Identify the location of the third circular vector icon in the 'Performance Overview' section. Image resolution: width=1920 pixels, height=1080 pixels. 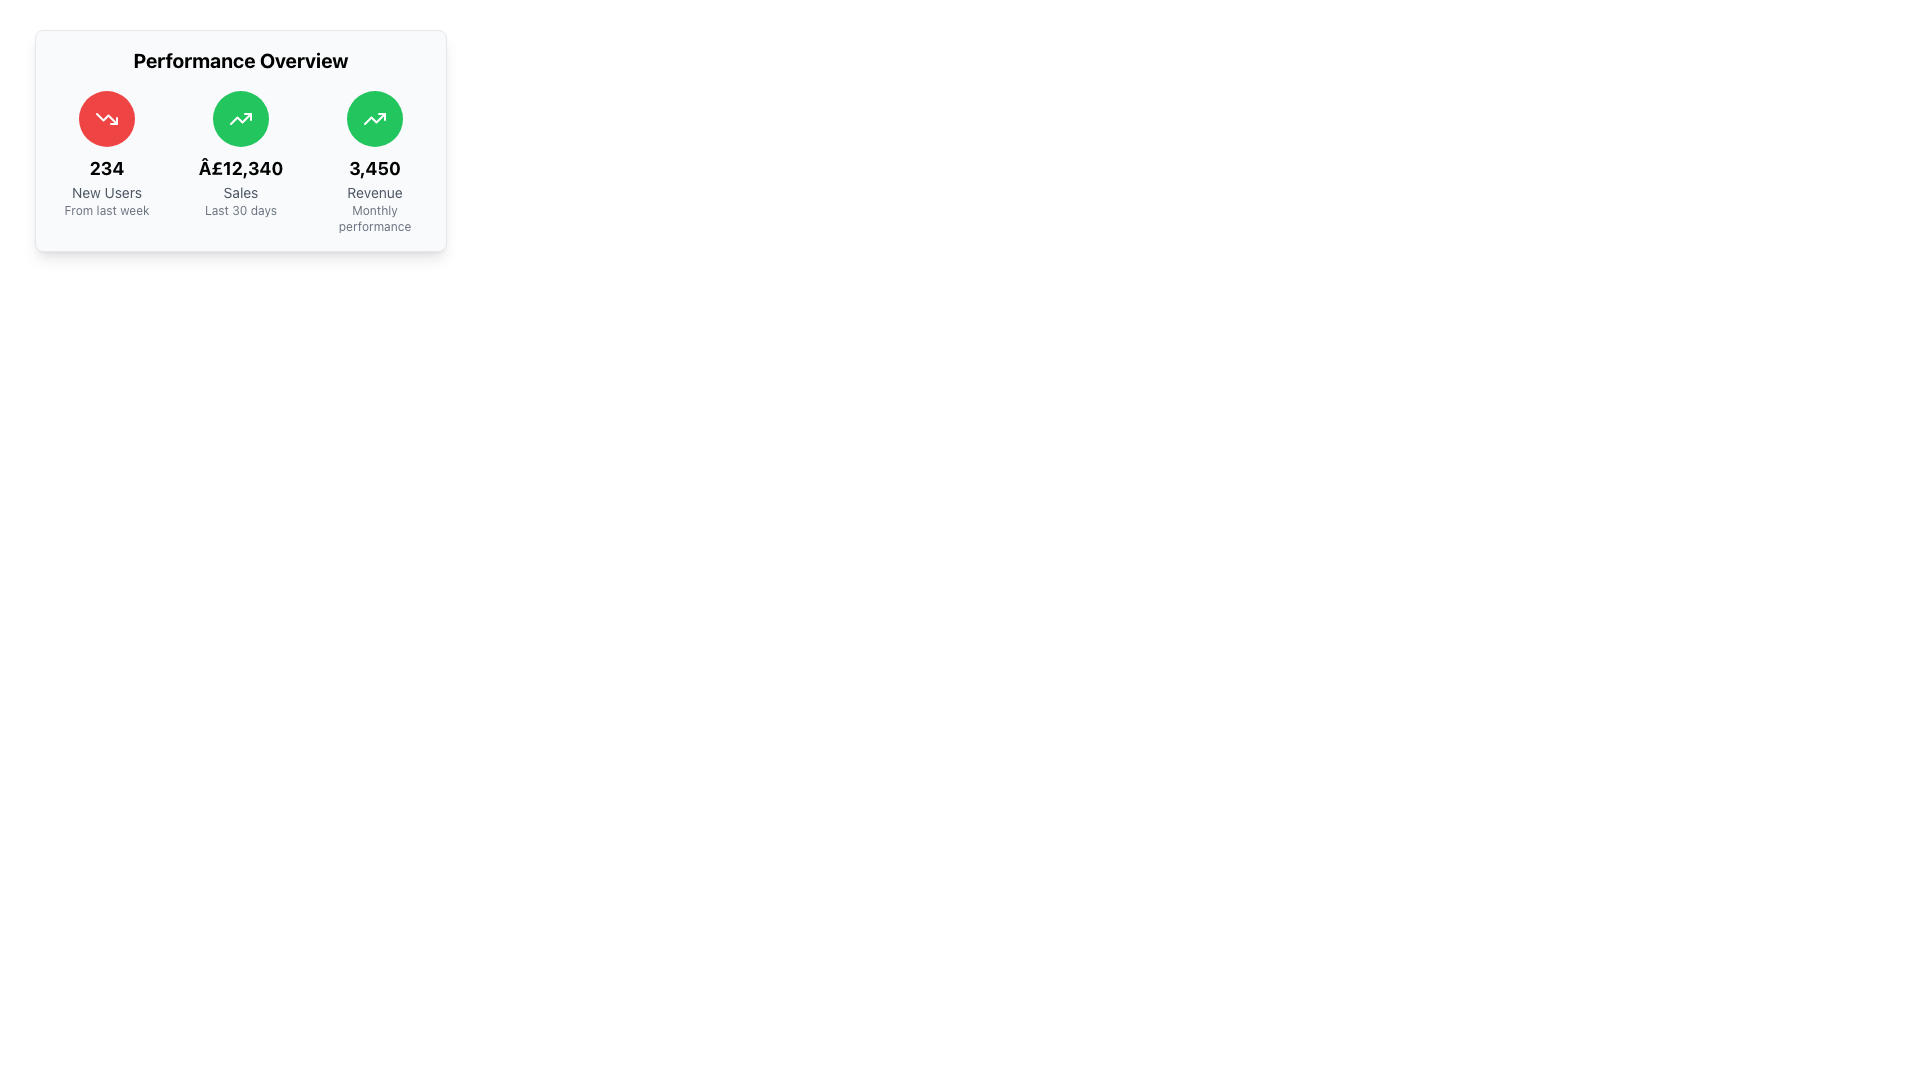
(374, 119).